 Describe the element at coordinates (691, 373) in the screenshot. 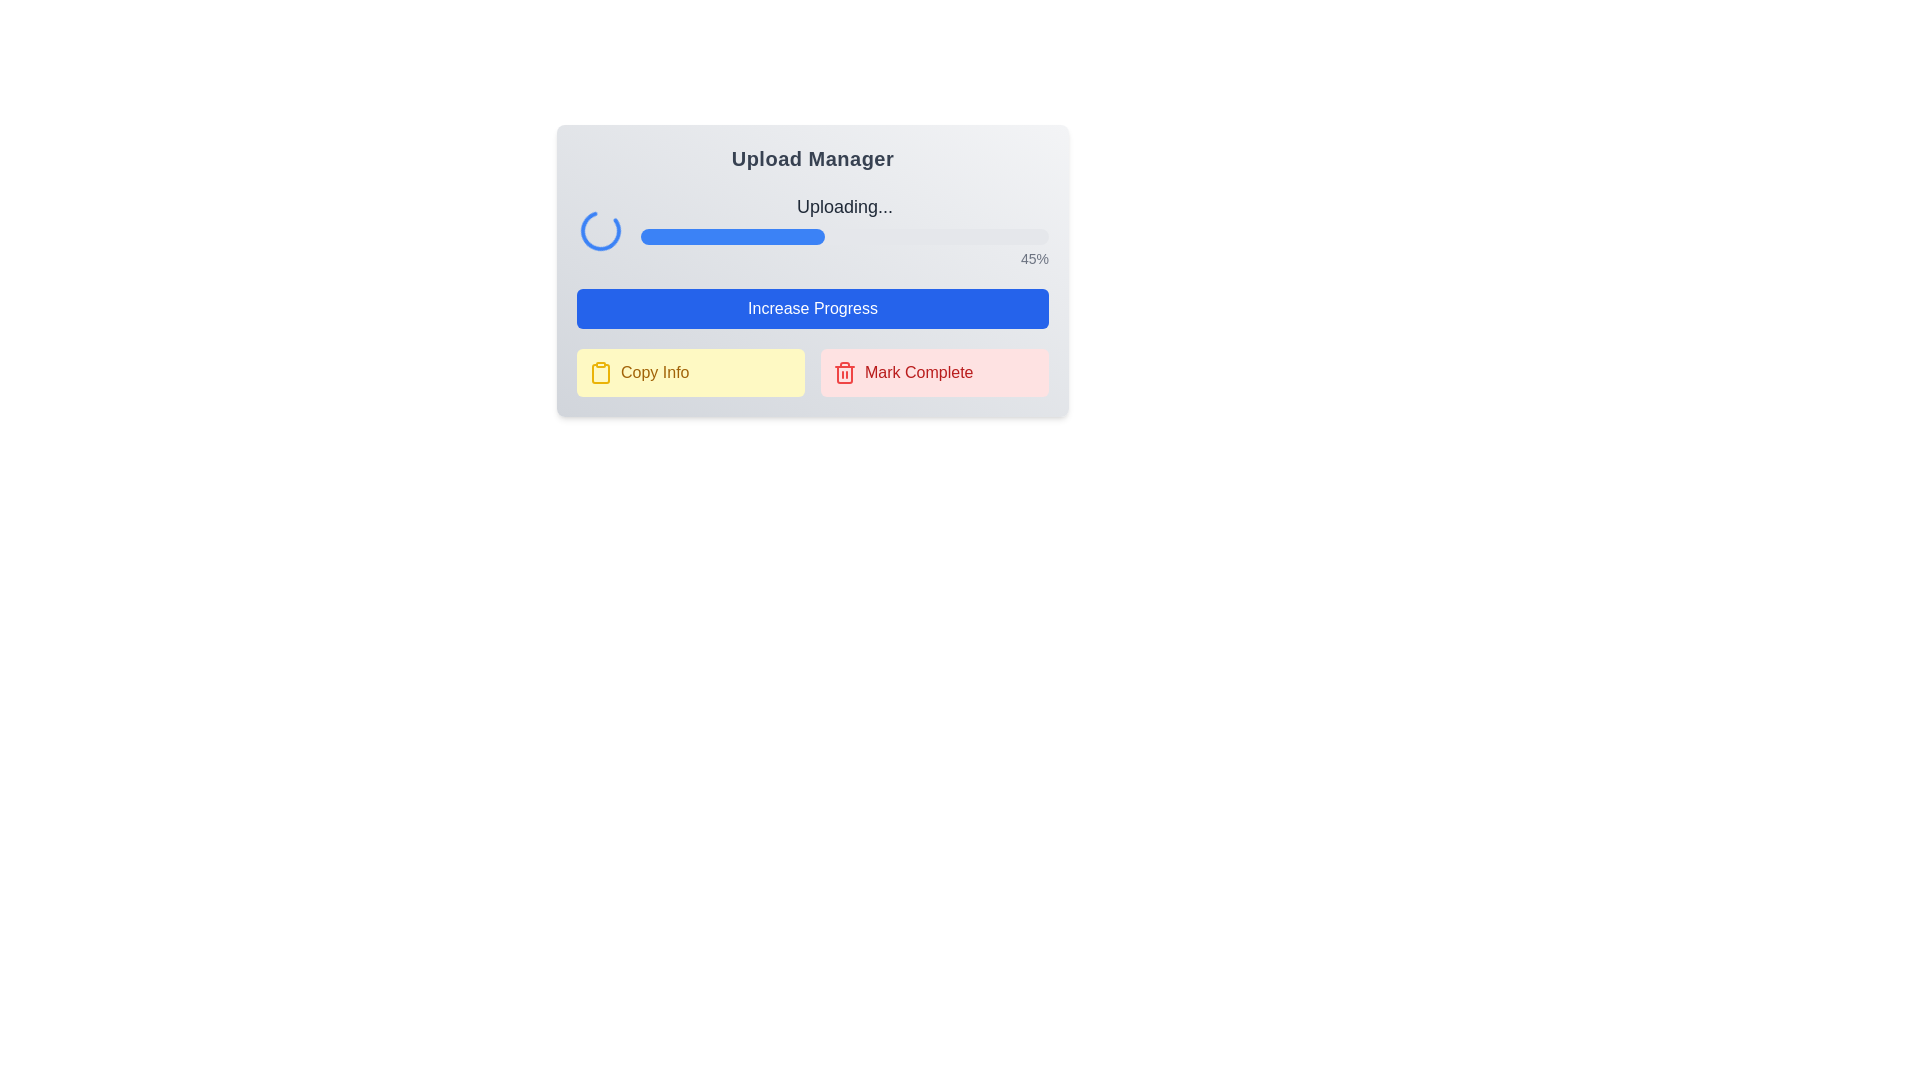

I see `the 'Copy' button located on the left side of the 'Mark Complete' button` at that location.